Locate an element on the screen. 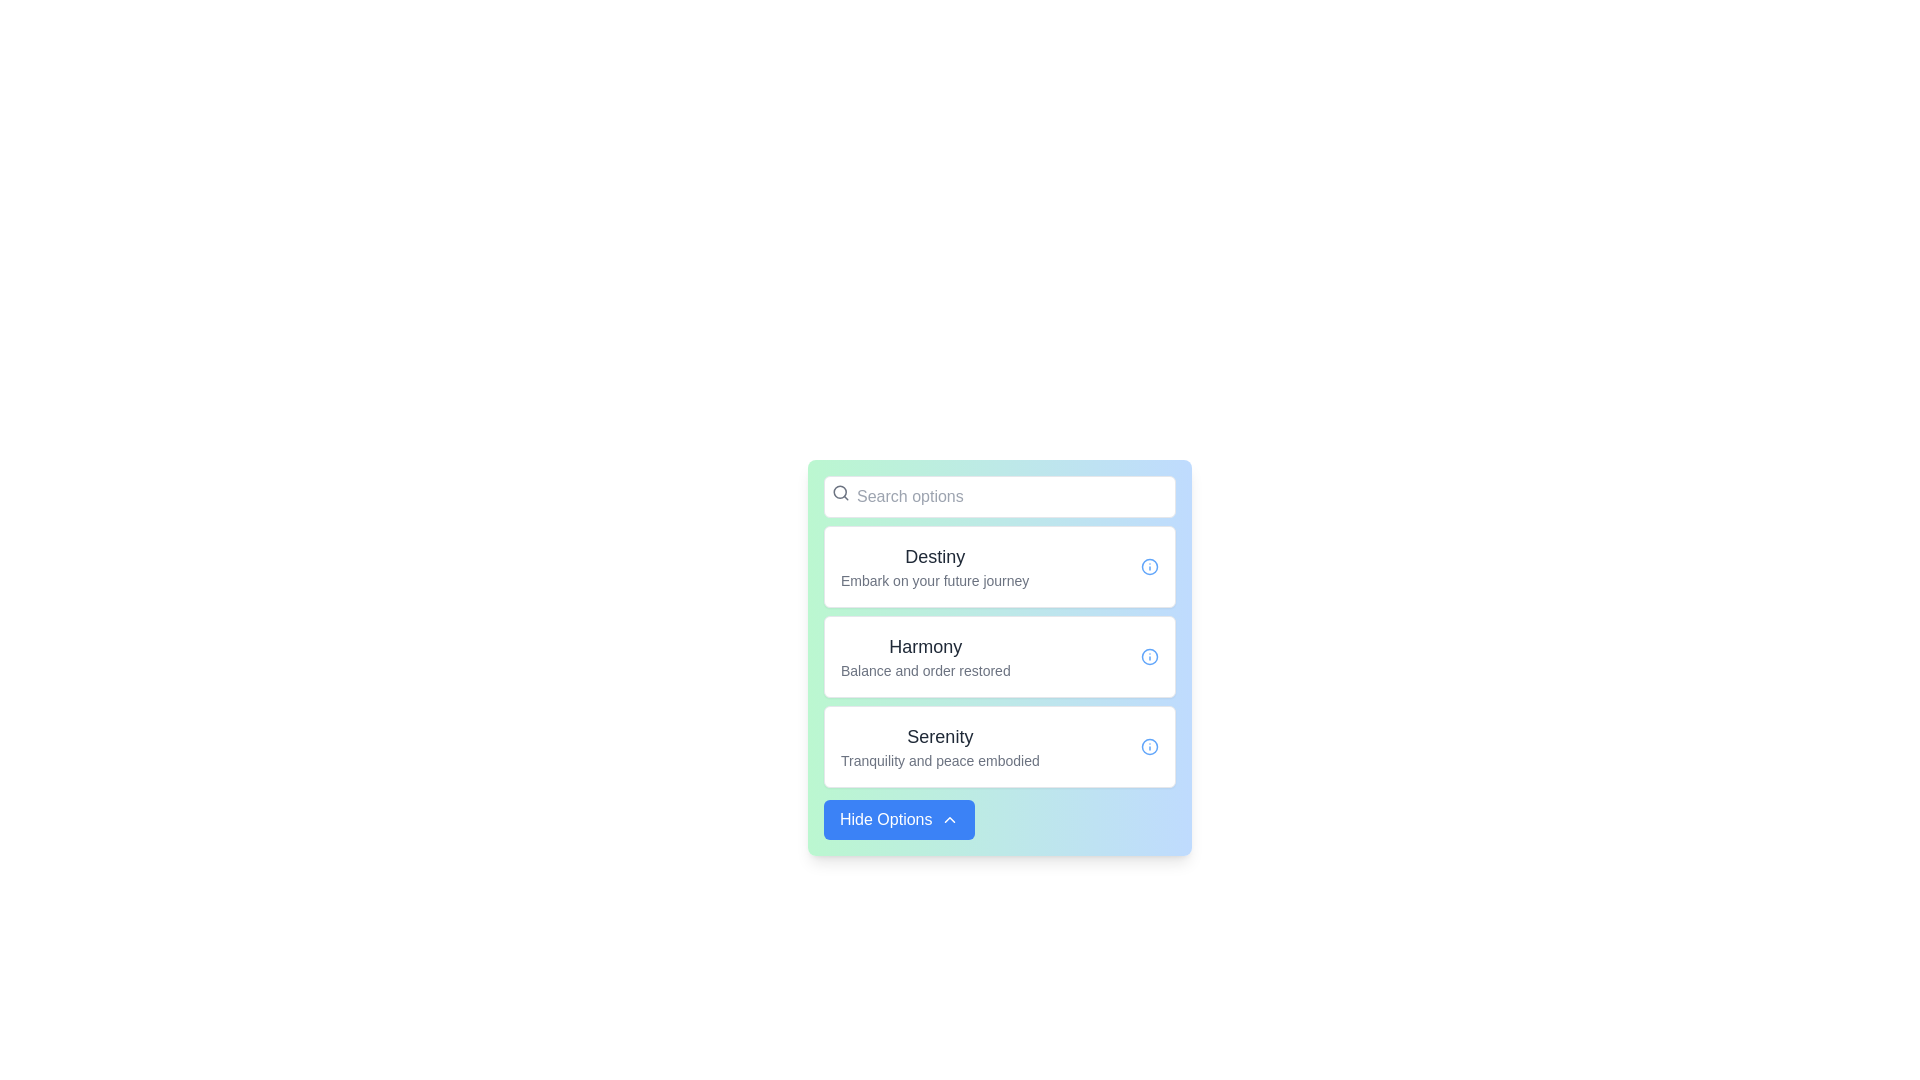  the upward-facing chevron arrow SVG icon located to the right of the 'Hide Options' button is located at coordinates (948, 820).